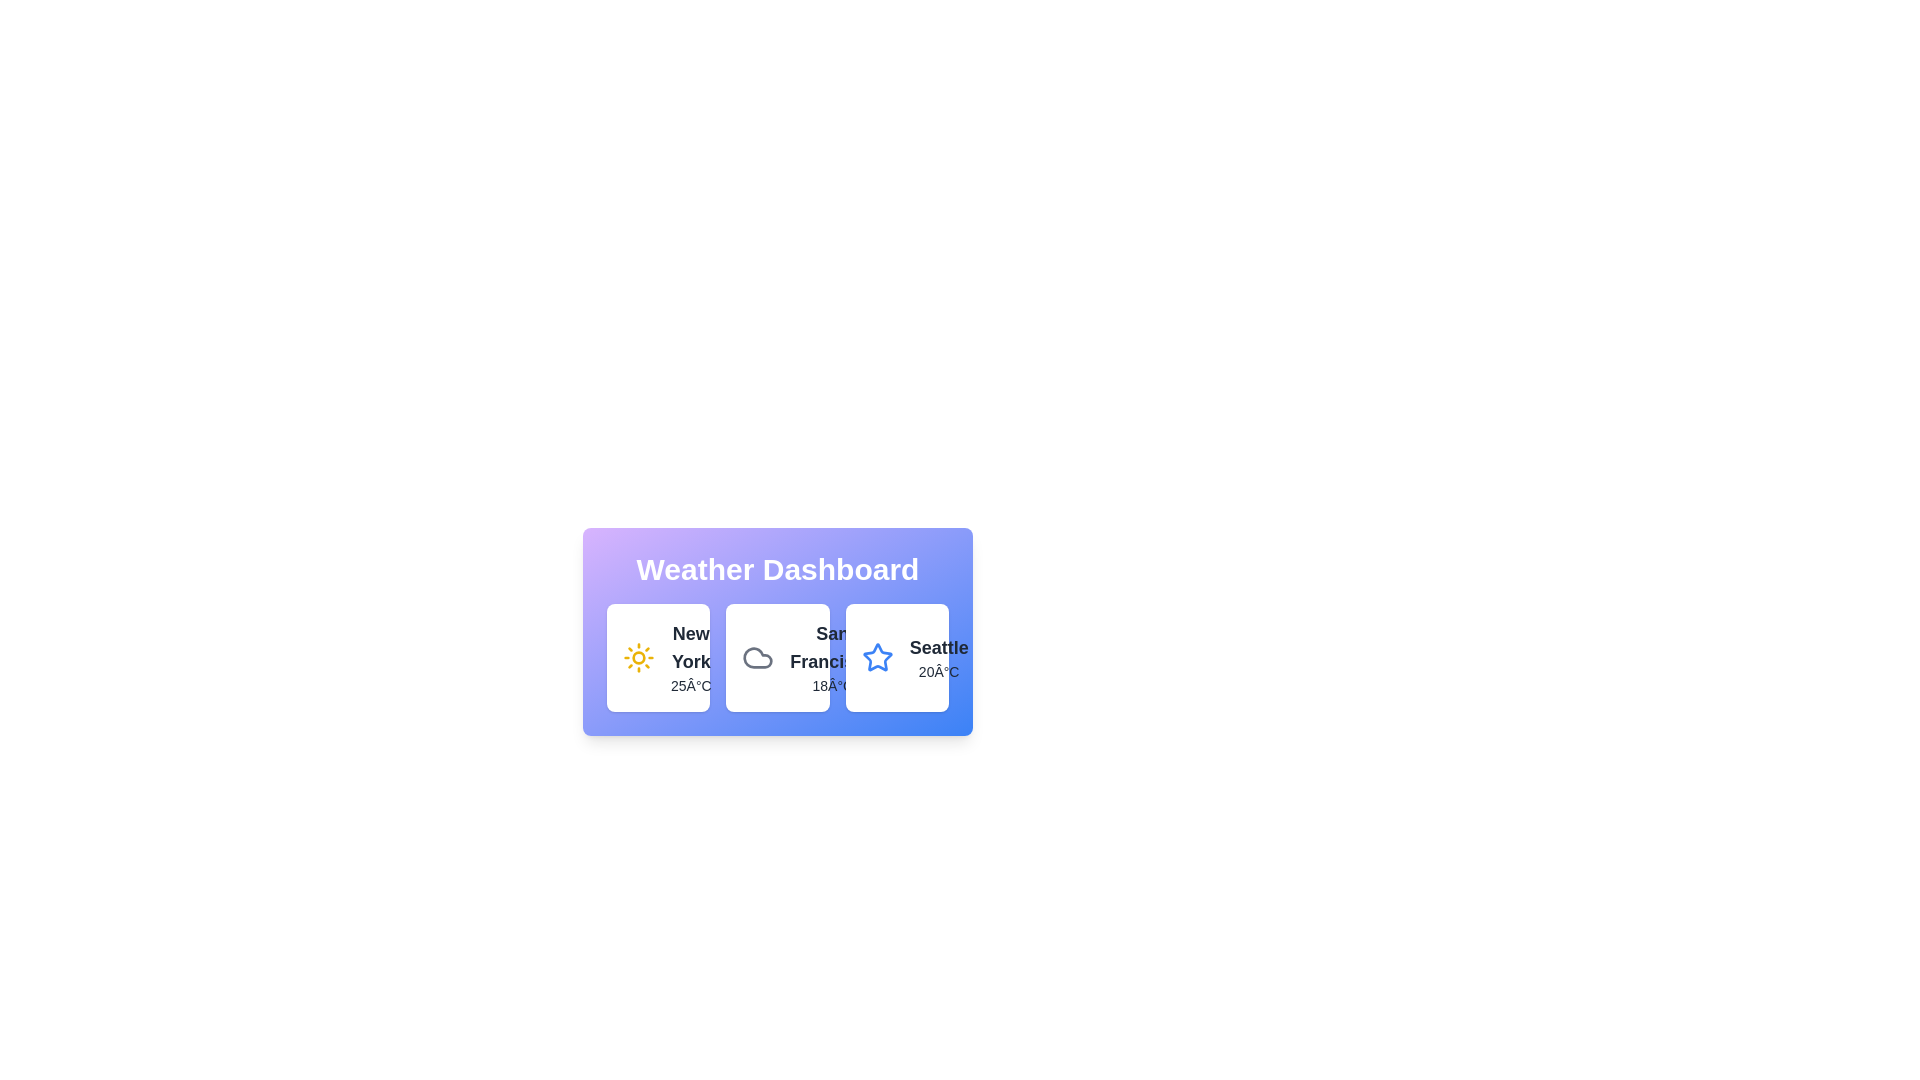 The image size is (1920, 1080). I want to click on the weather icon representing cloudy weather for San Francisco, located to the left of the text 'San Francisco 18°C', so click(757, 658).